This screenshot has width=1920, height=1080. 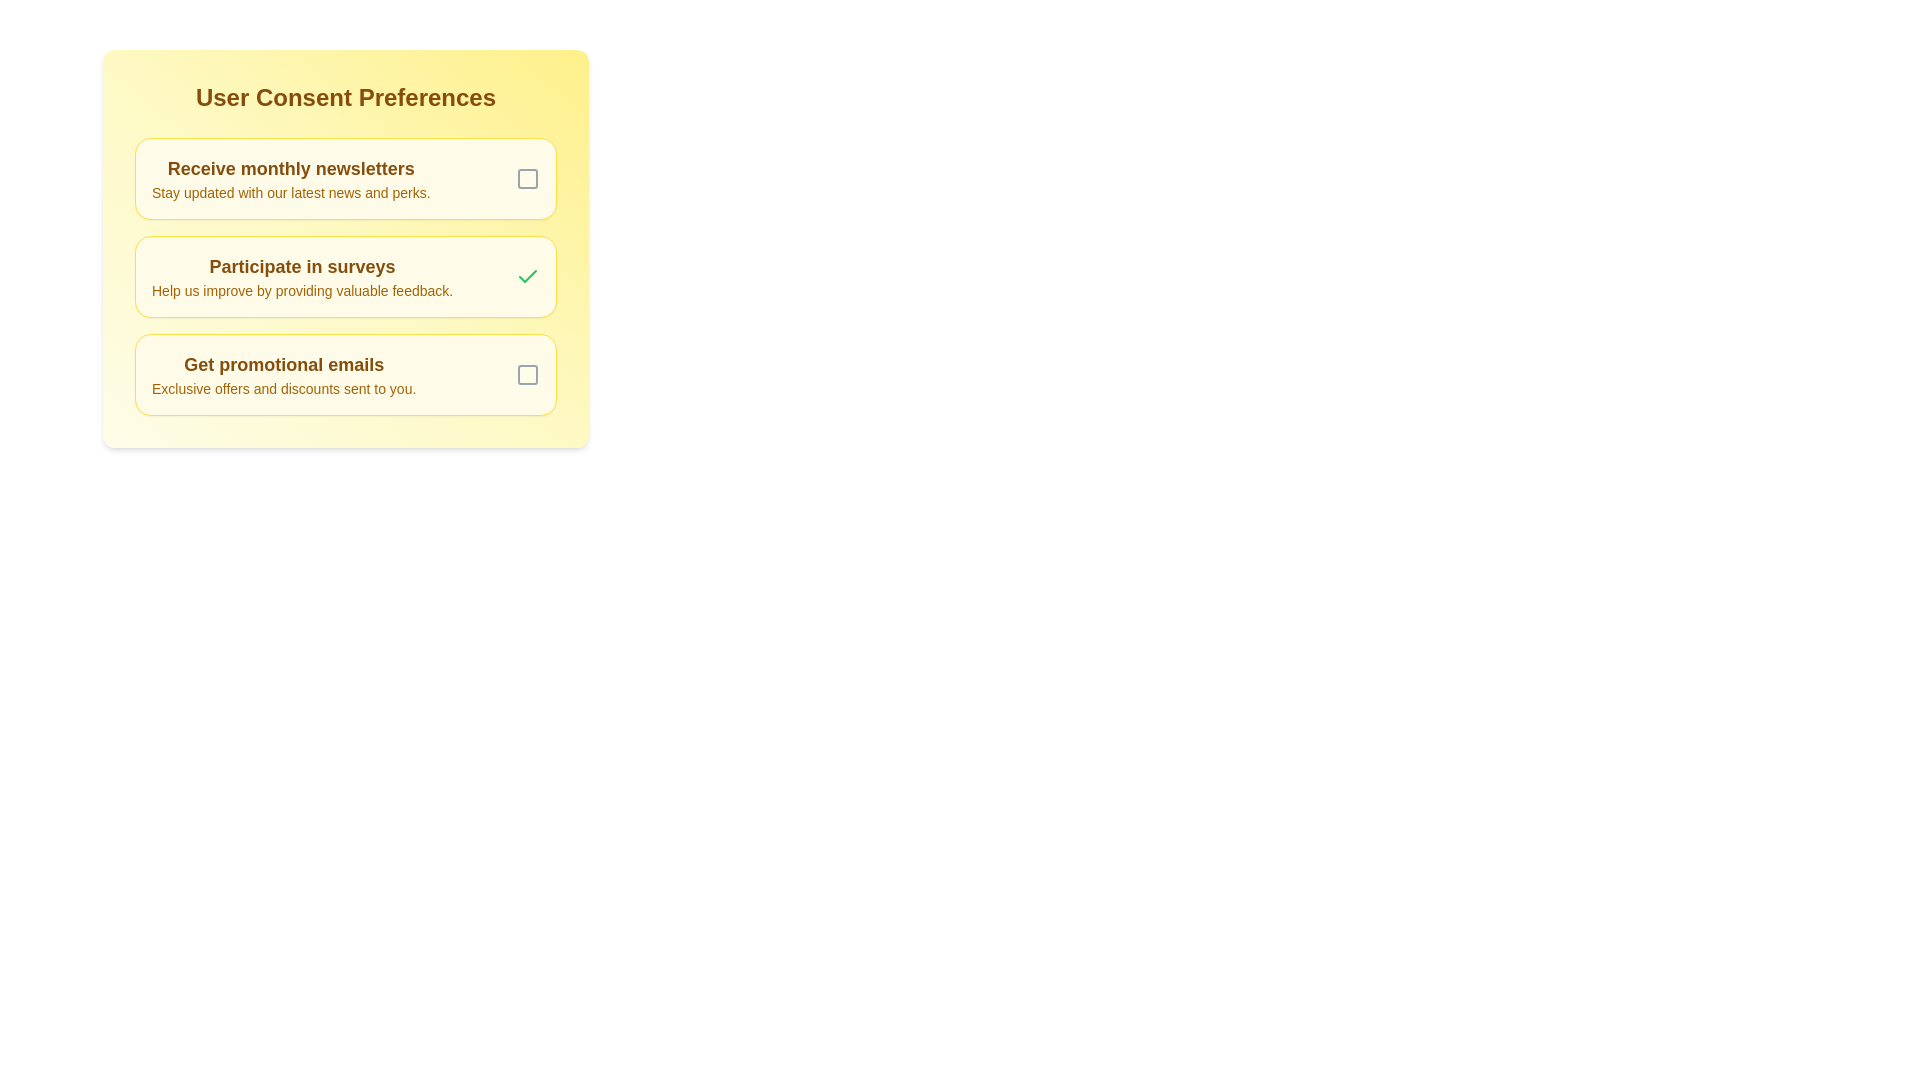 What do you see at coordinates (283, 365) in the screenshot?
I see `the text label that indicates it is associated with receiving promotional emails, located above the text 'Exclusive offers and discounts sent to you.' in the 'User Consent Preferences' card` at bounding box center [283, 365].